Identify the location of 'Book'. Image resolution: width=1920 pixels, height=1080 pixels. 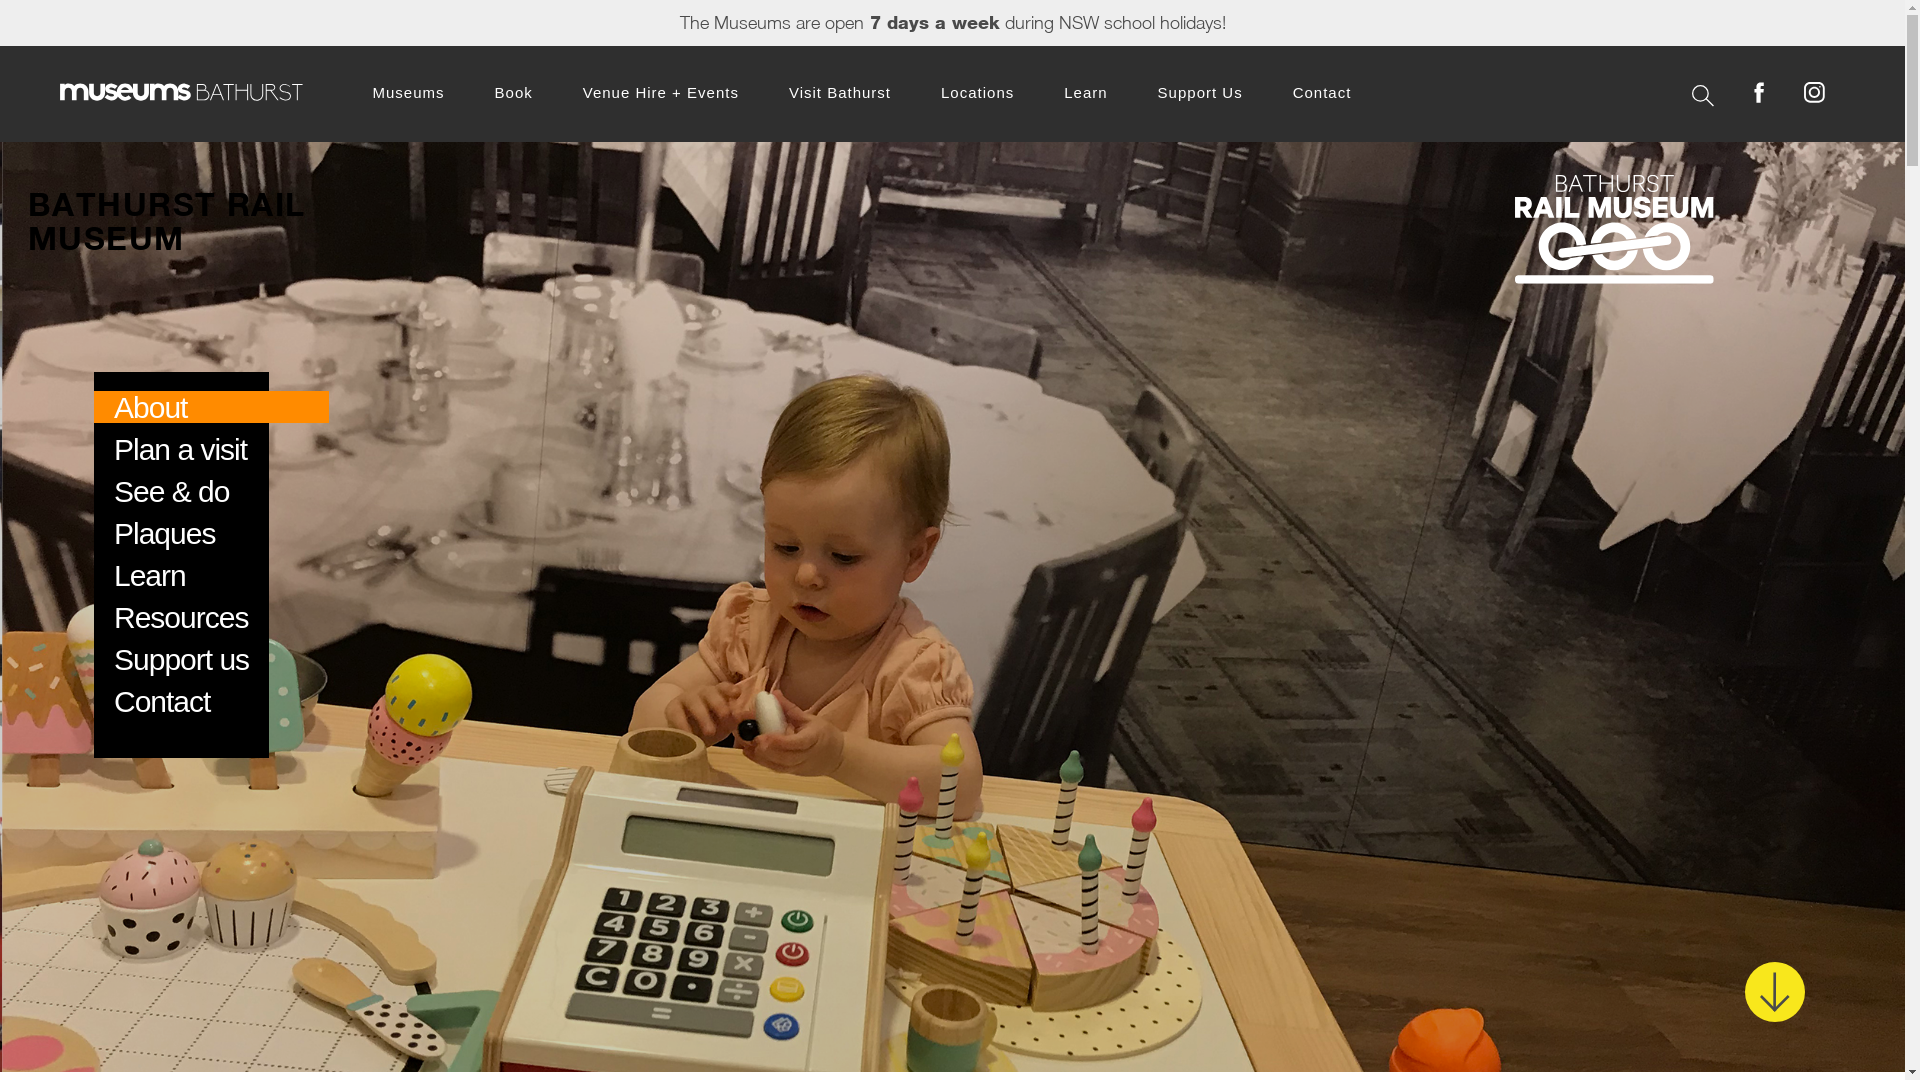
(513, 92).